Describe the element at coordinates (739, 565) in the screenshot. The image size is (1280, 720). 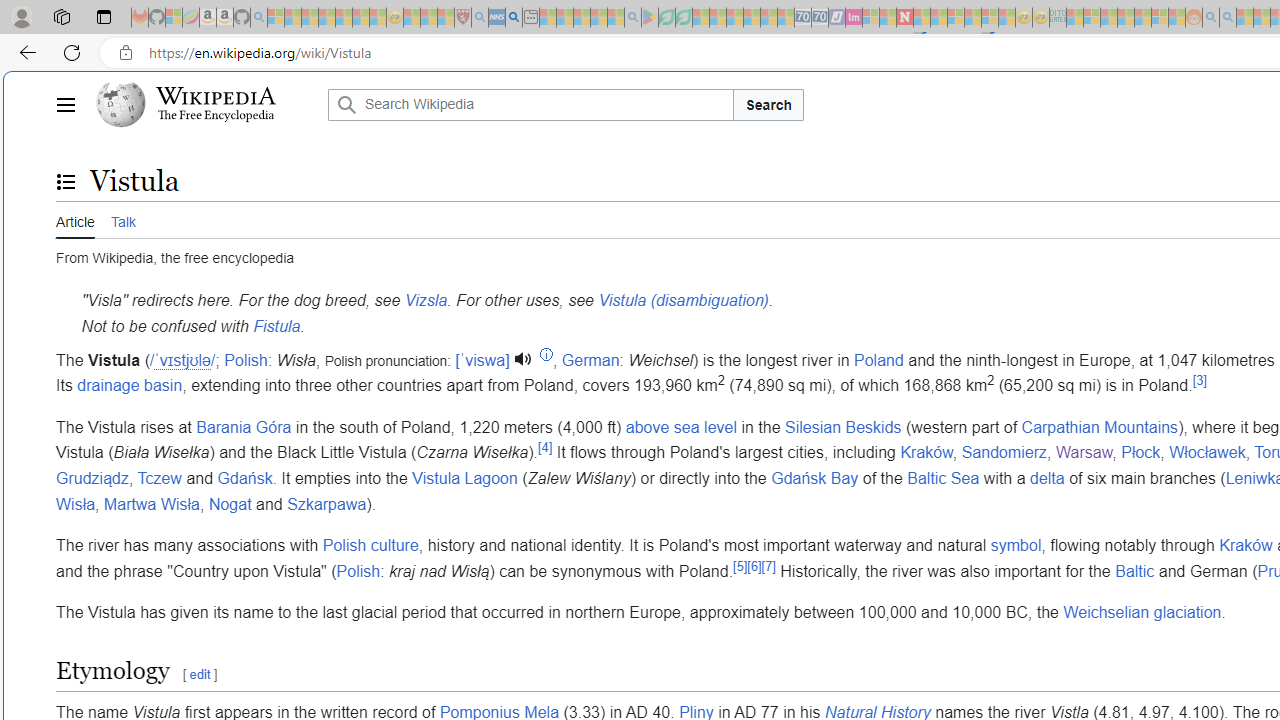
I see `'[5]'` at that location.